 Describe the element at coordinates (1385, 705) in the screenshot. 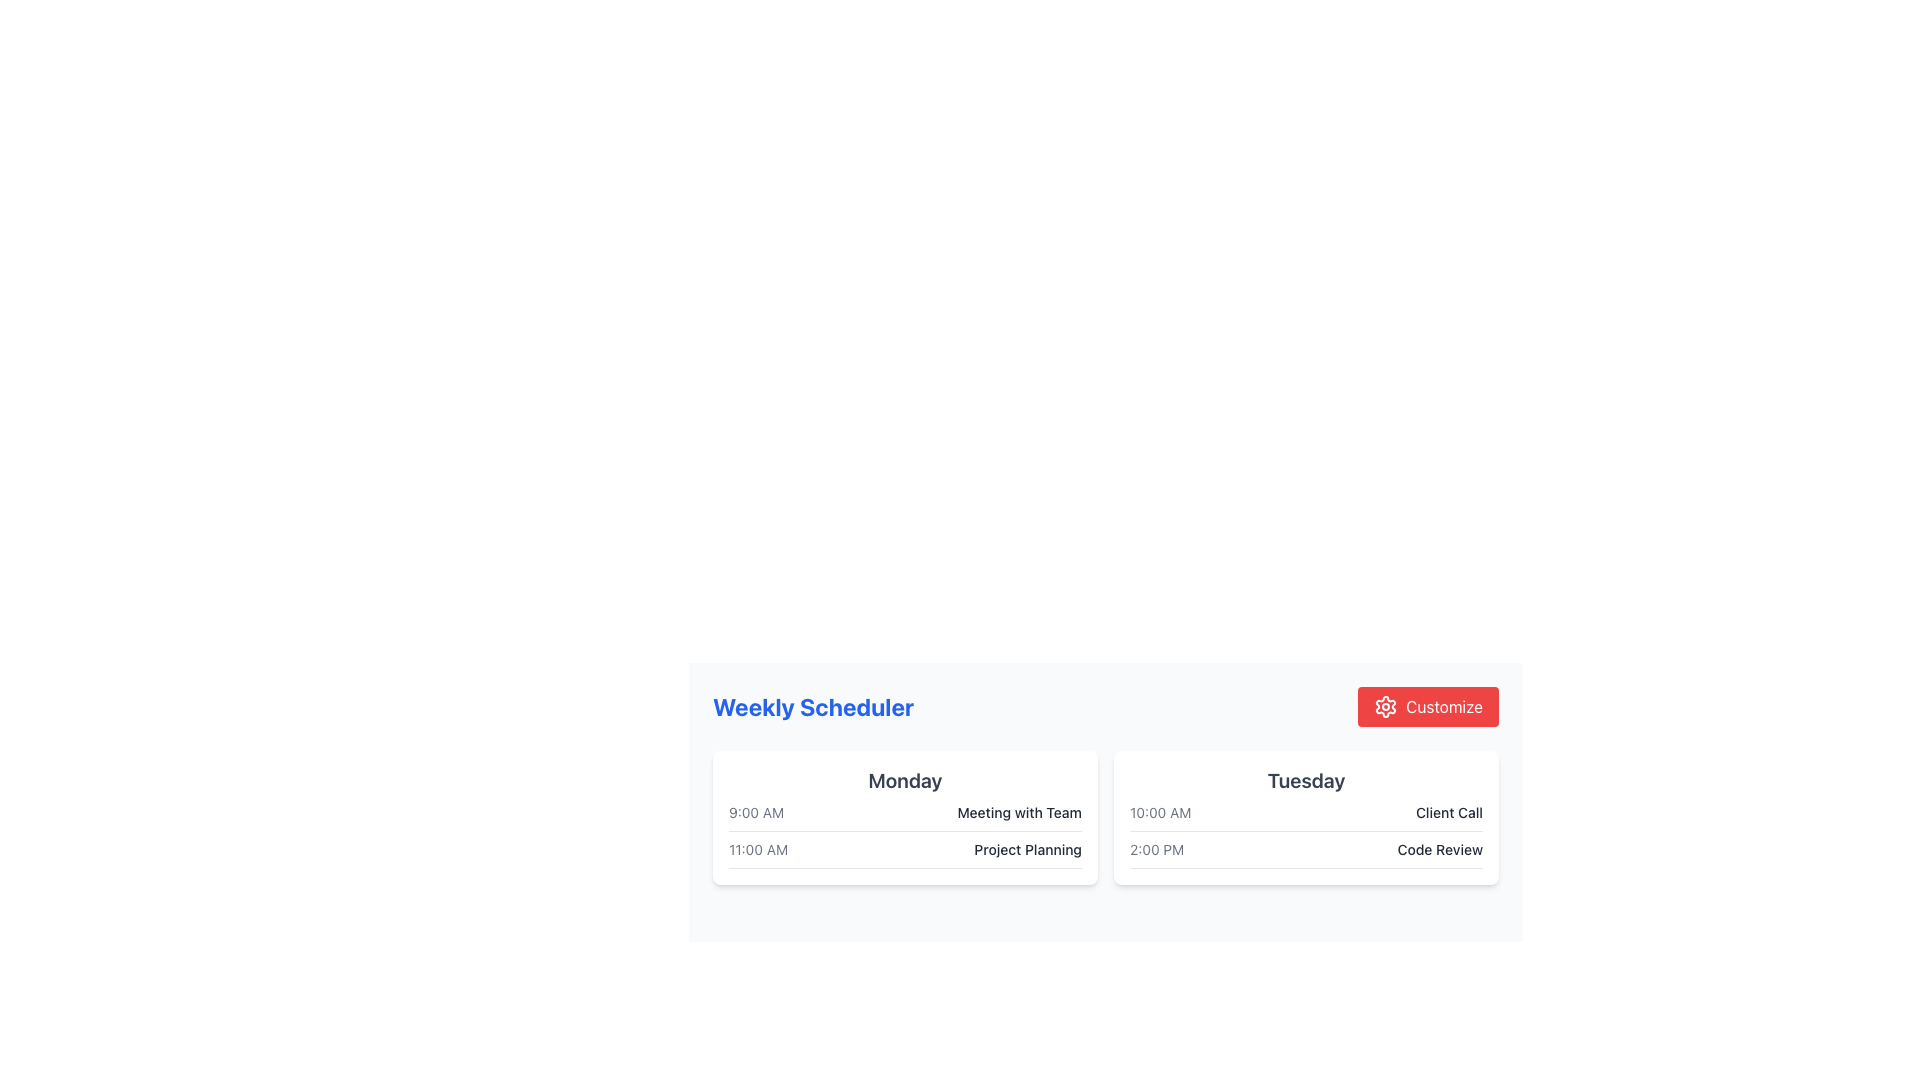

I see `the cogwheel icon for settings located next to the 'Customize' button with a red background in the top-right corner of the scheduler view` at that location.